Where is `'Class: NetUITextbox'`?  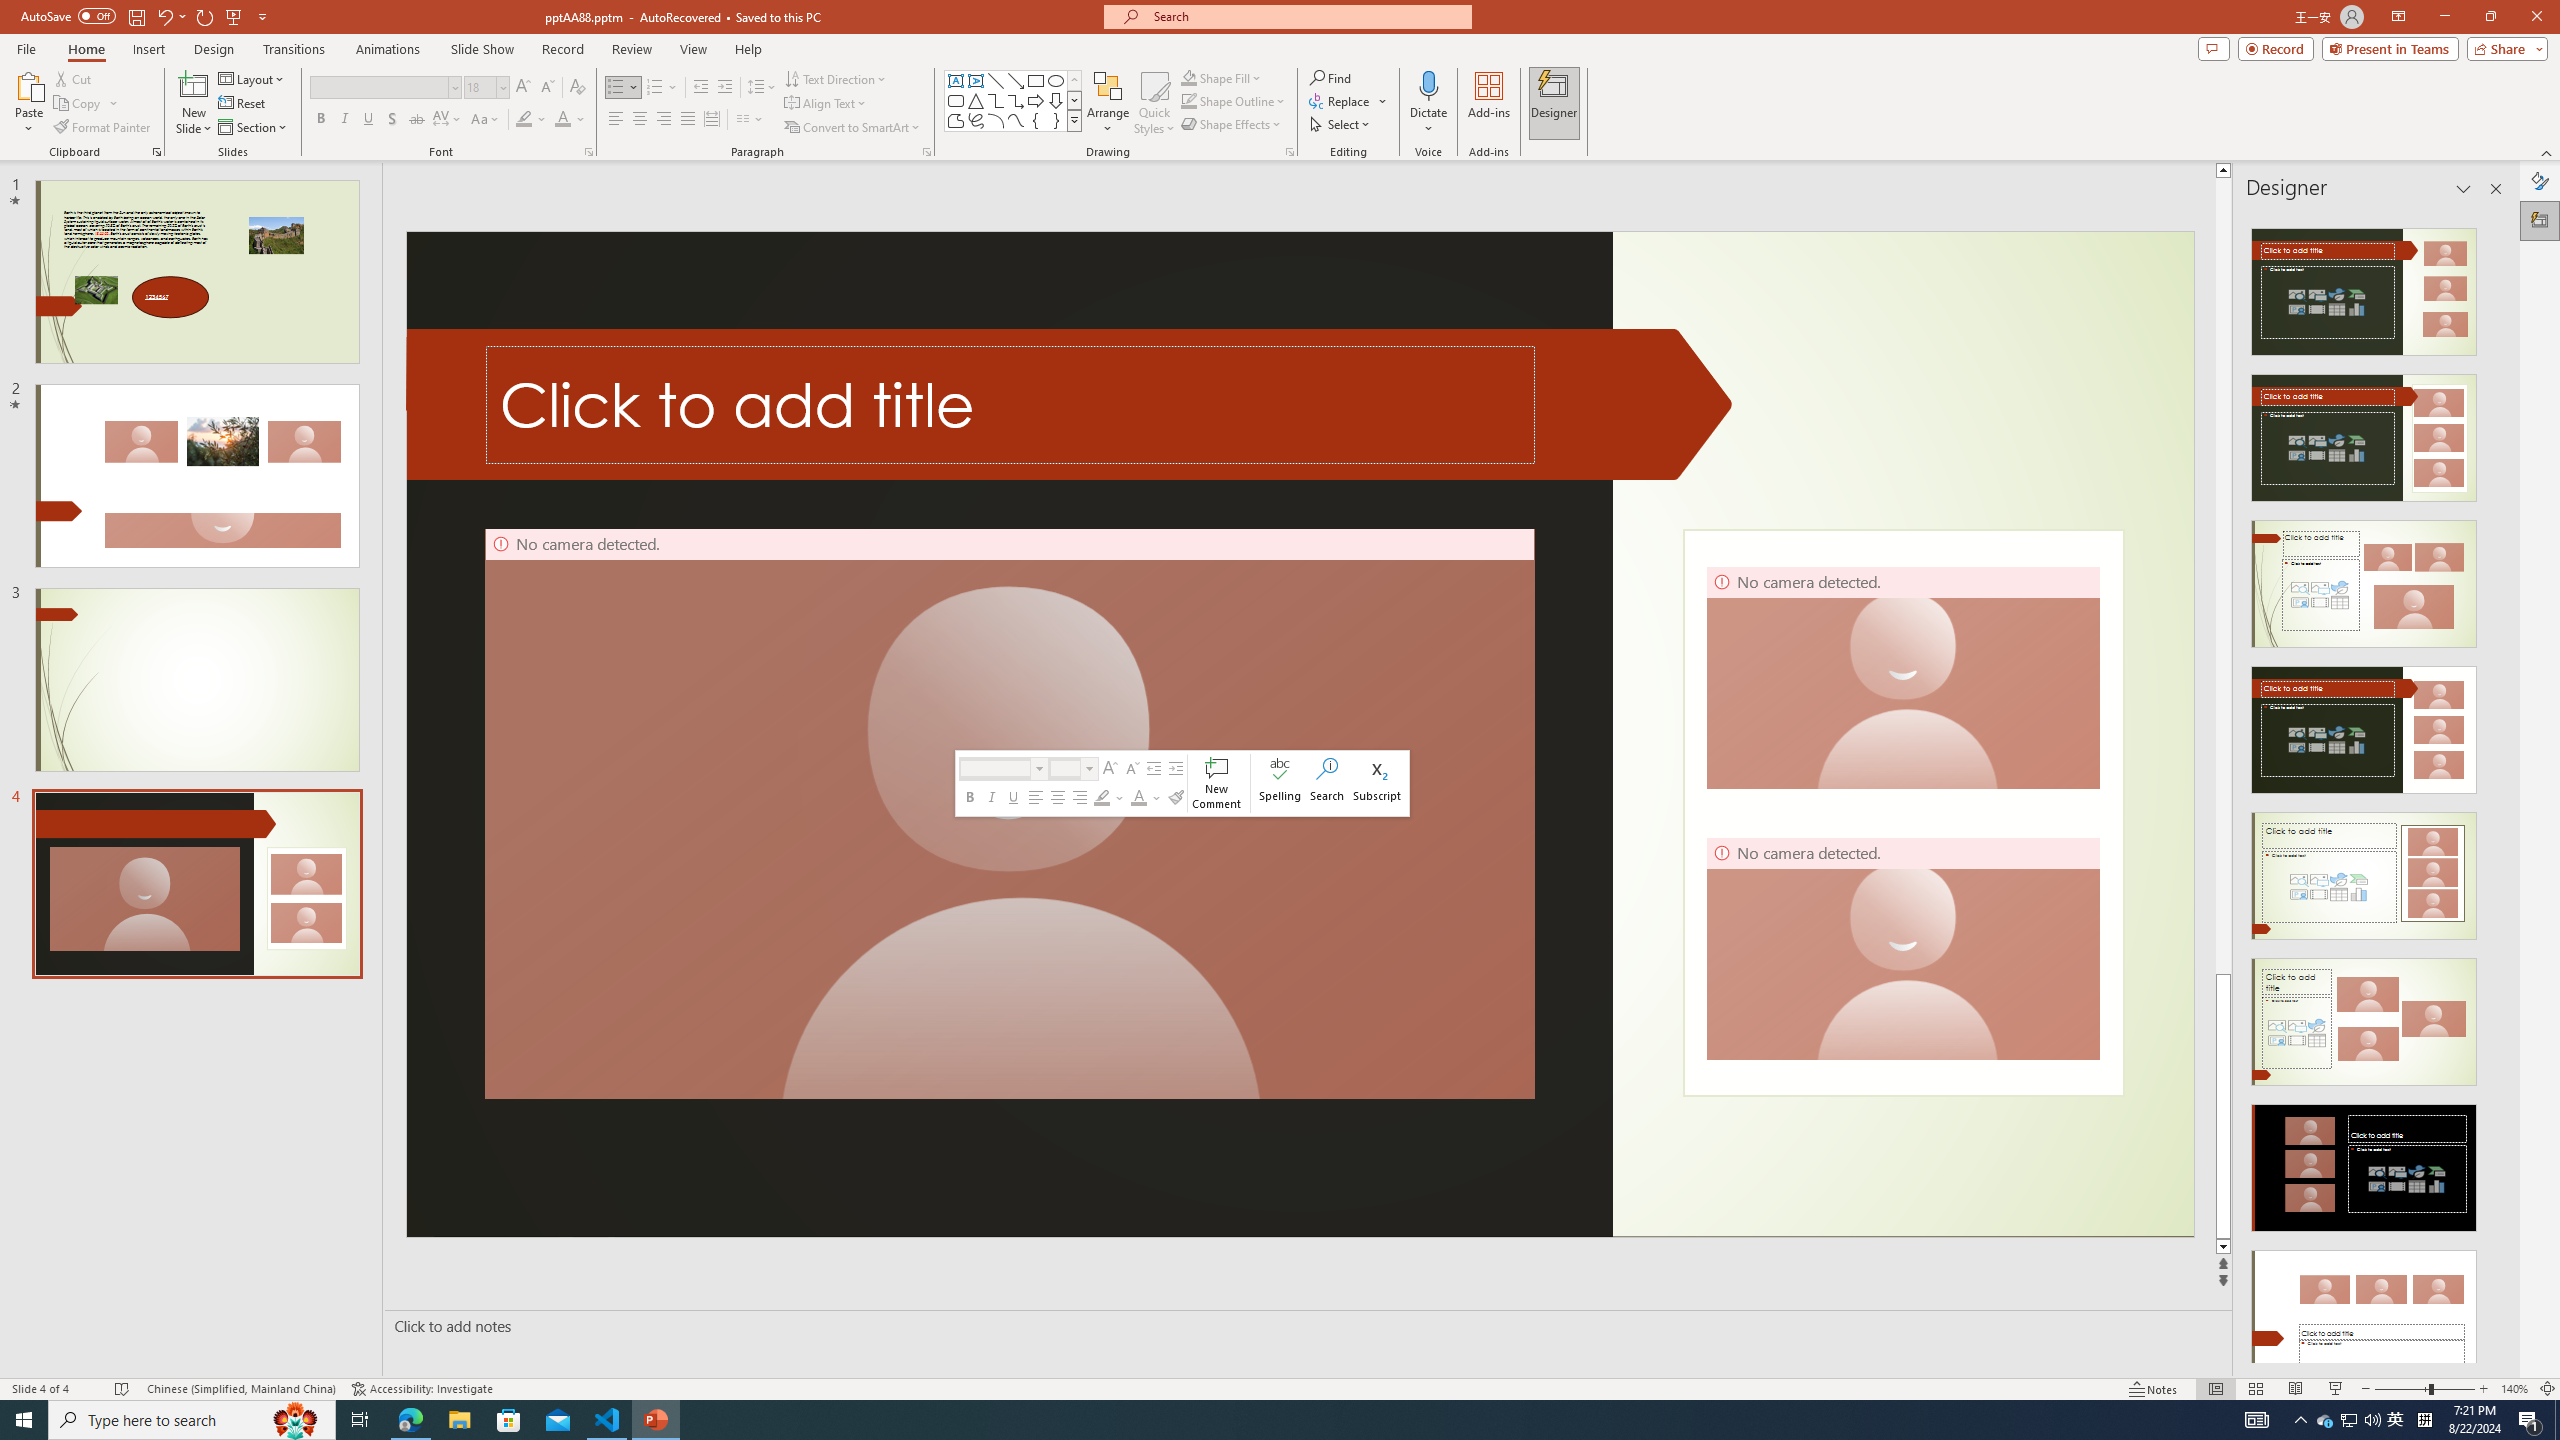
'Class: NetUITextbox' is located at coordinates (1063, 767).